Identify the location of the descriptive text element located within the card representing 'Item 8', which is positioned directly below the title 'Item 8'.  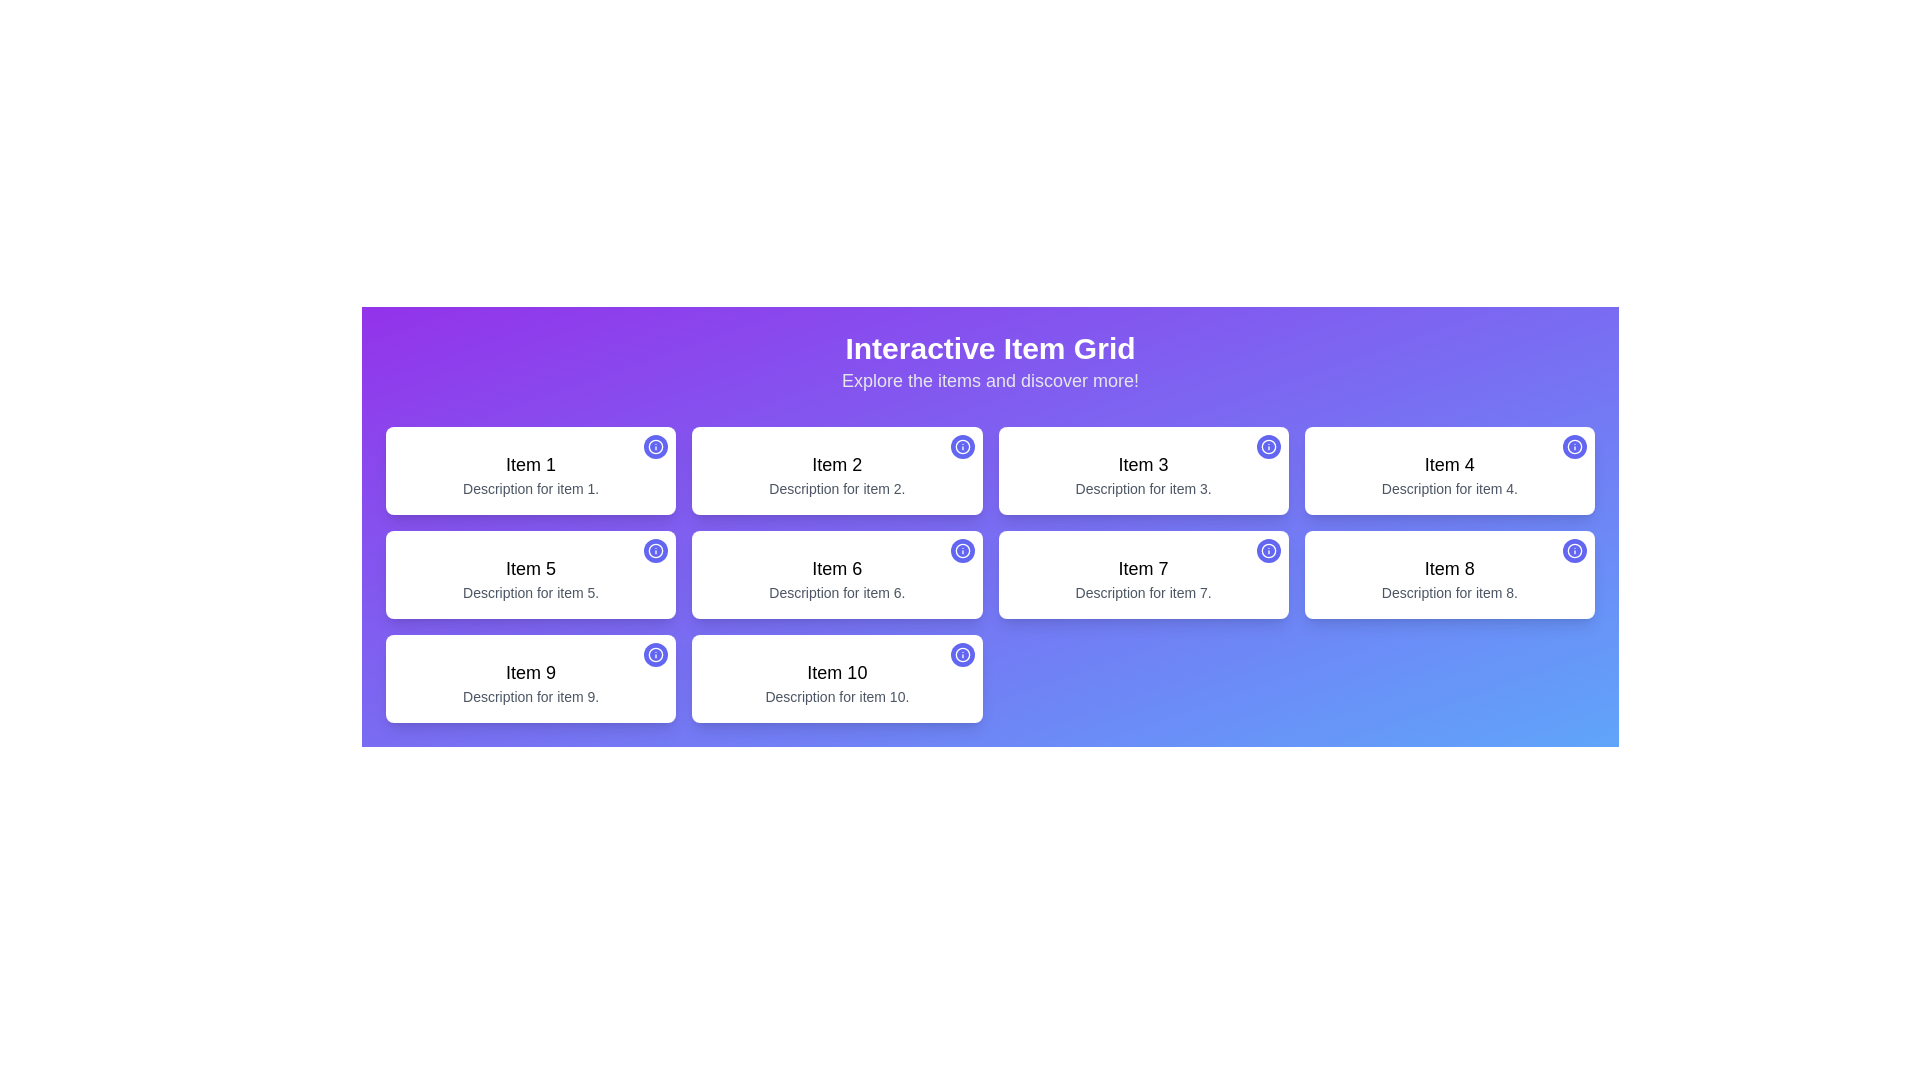
(1449, 592).